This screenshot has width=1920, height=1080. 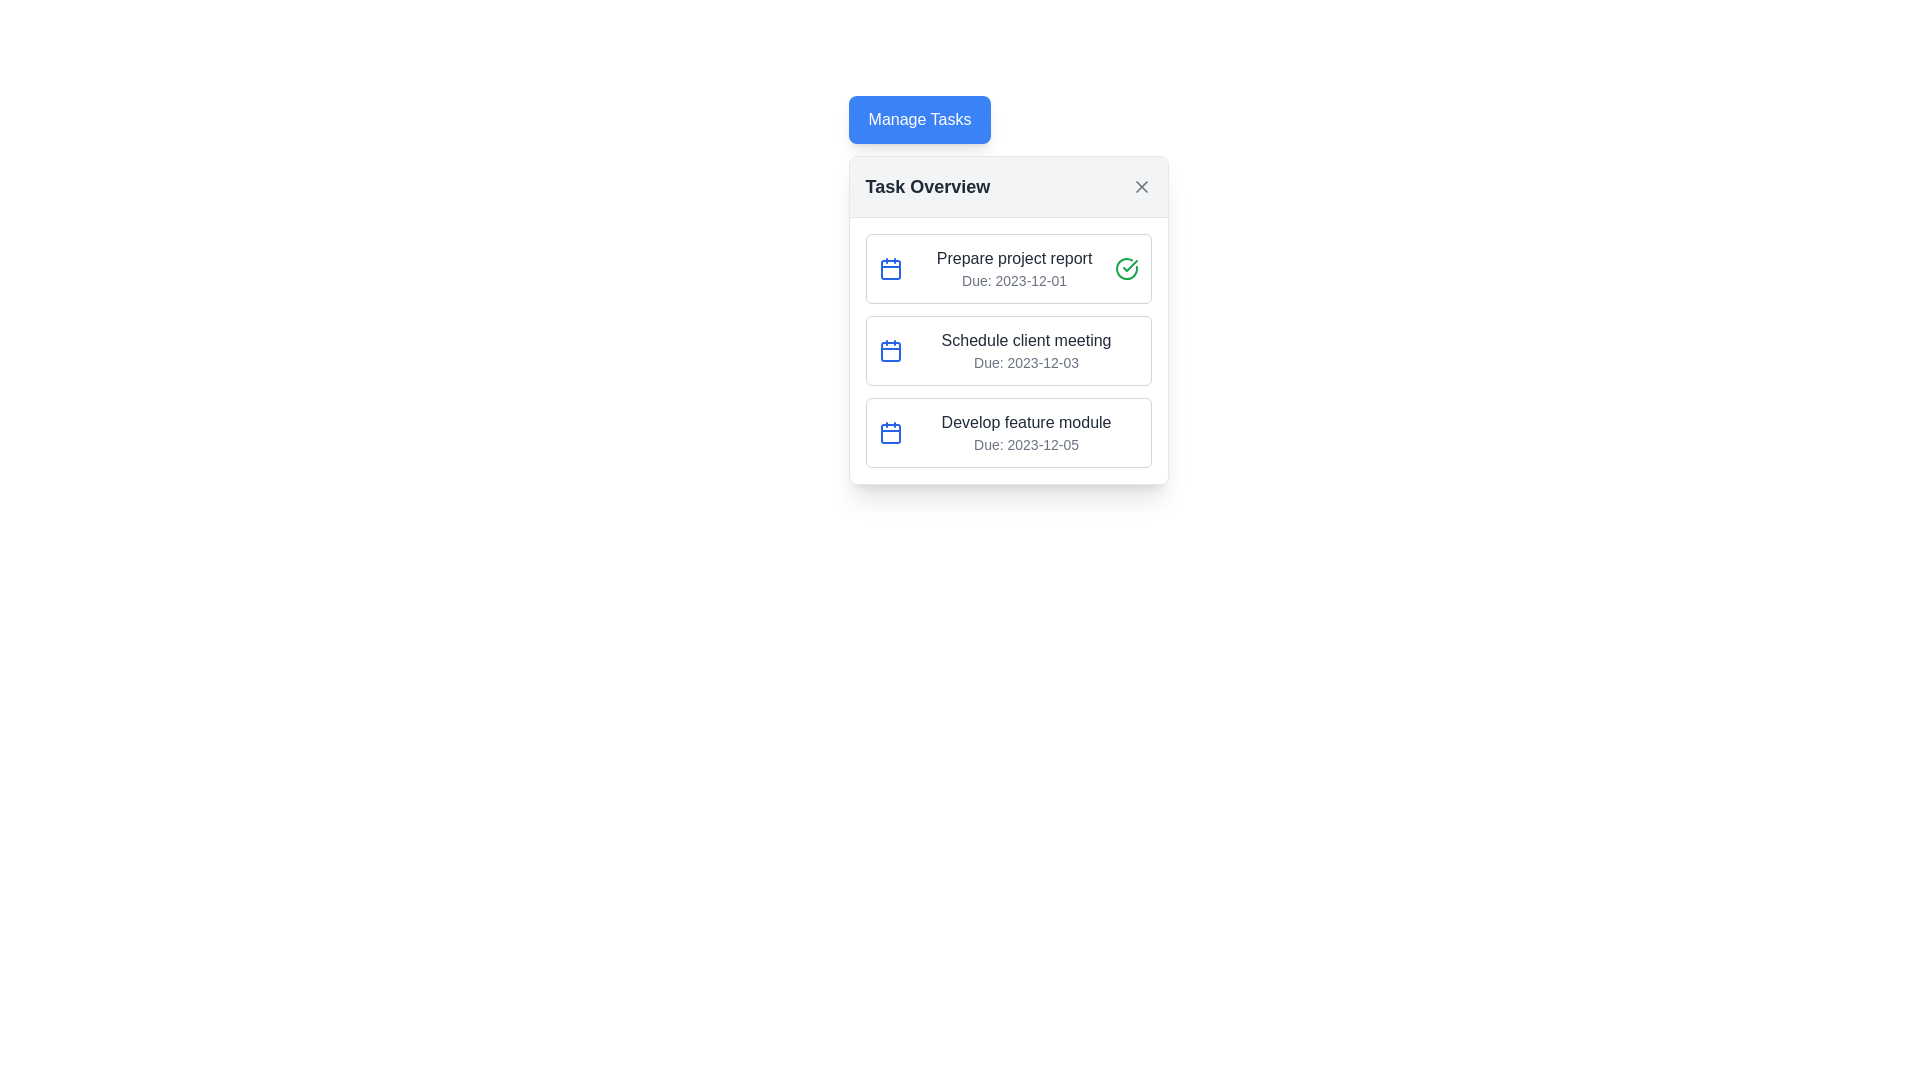 What do you see at coordinates (1008, 350) in the screenshot?
I see `the second task card in the 'Task Overview' section that displays the scheduled task titled 'Schedule client meeting'` at bounding box center [1008, 350].